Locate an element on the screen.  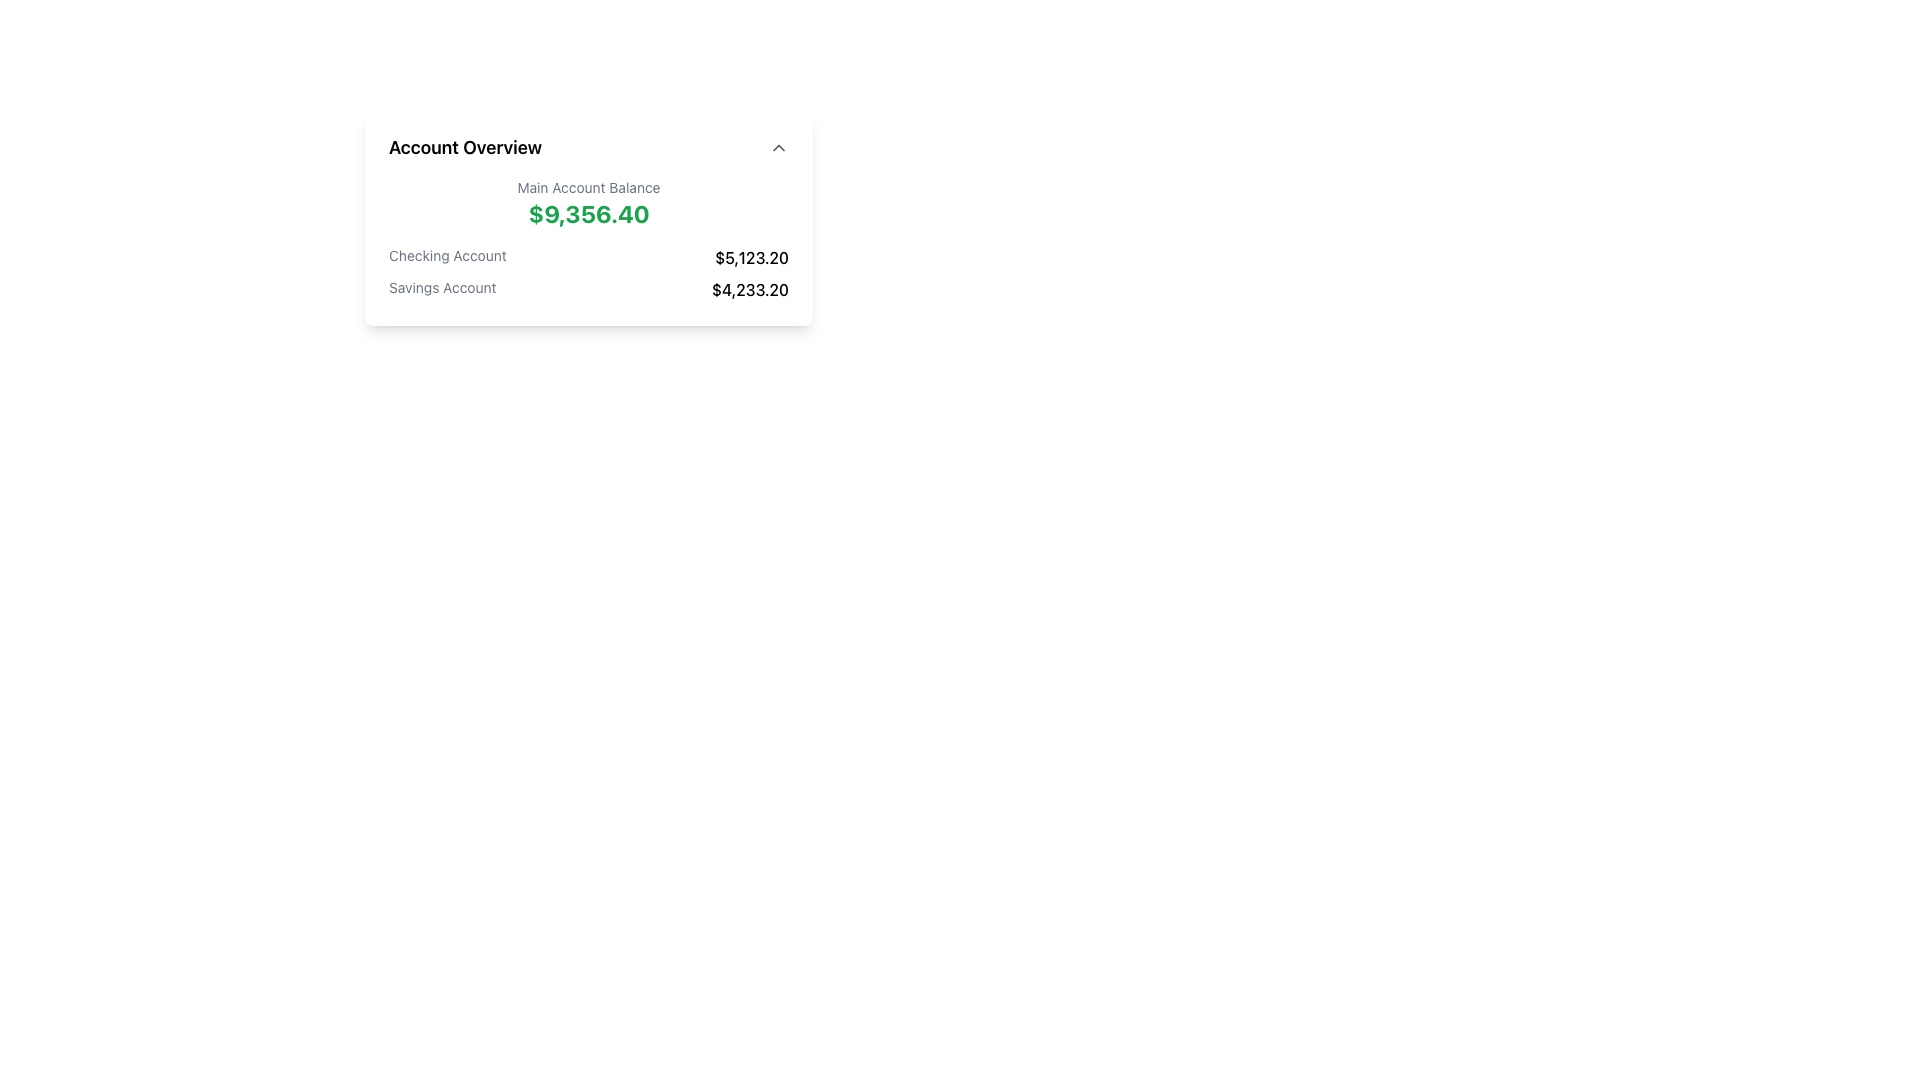
the account balance display in the 'Account Overview' section, which is located directly below the 'Main Account Balance' label is located at coordinates (588, 213).